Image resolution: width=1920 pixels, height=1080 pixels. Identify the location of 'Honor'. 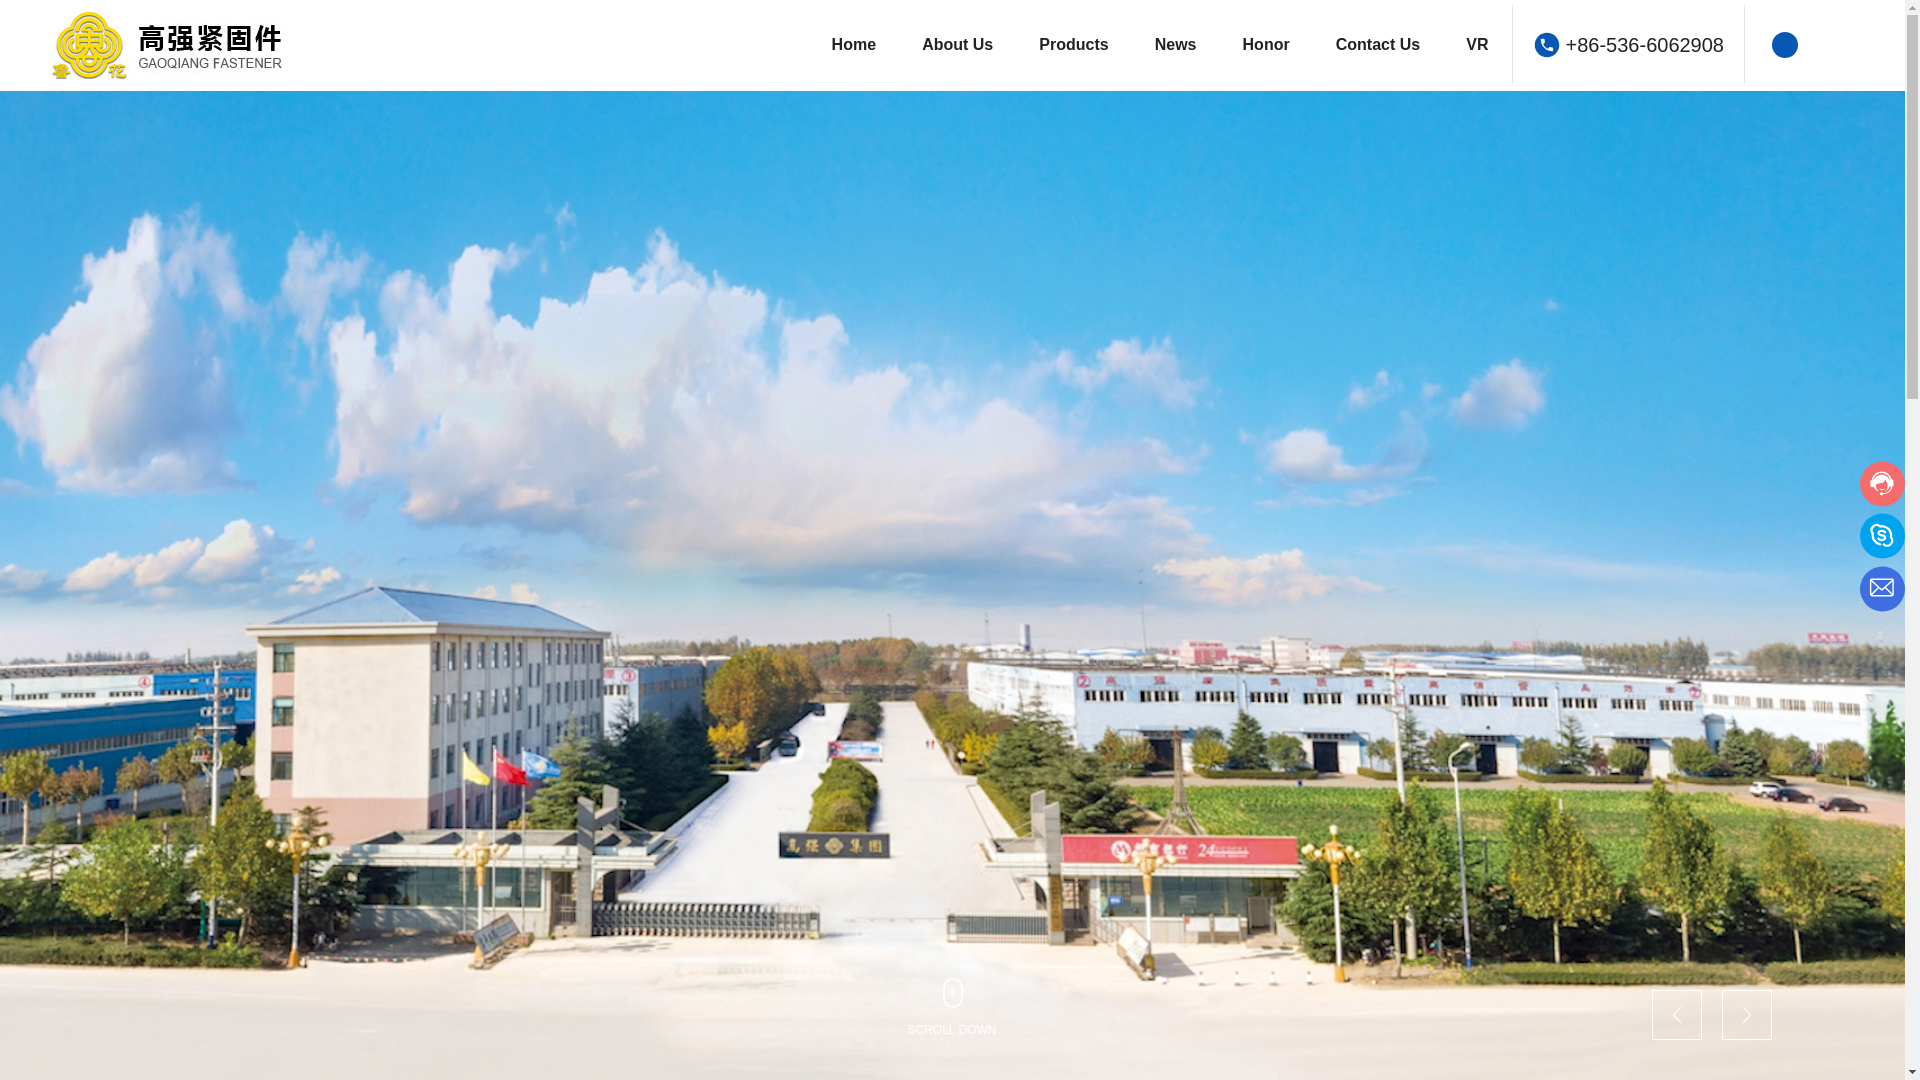
(1265, 45).